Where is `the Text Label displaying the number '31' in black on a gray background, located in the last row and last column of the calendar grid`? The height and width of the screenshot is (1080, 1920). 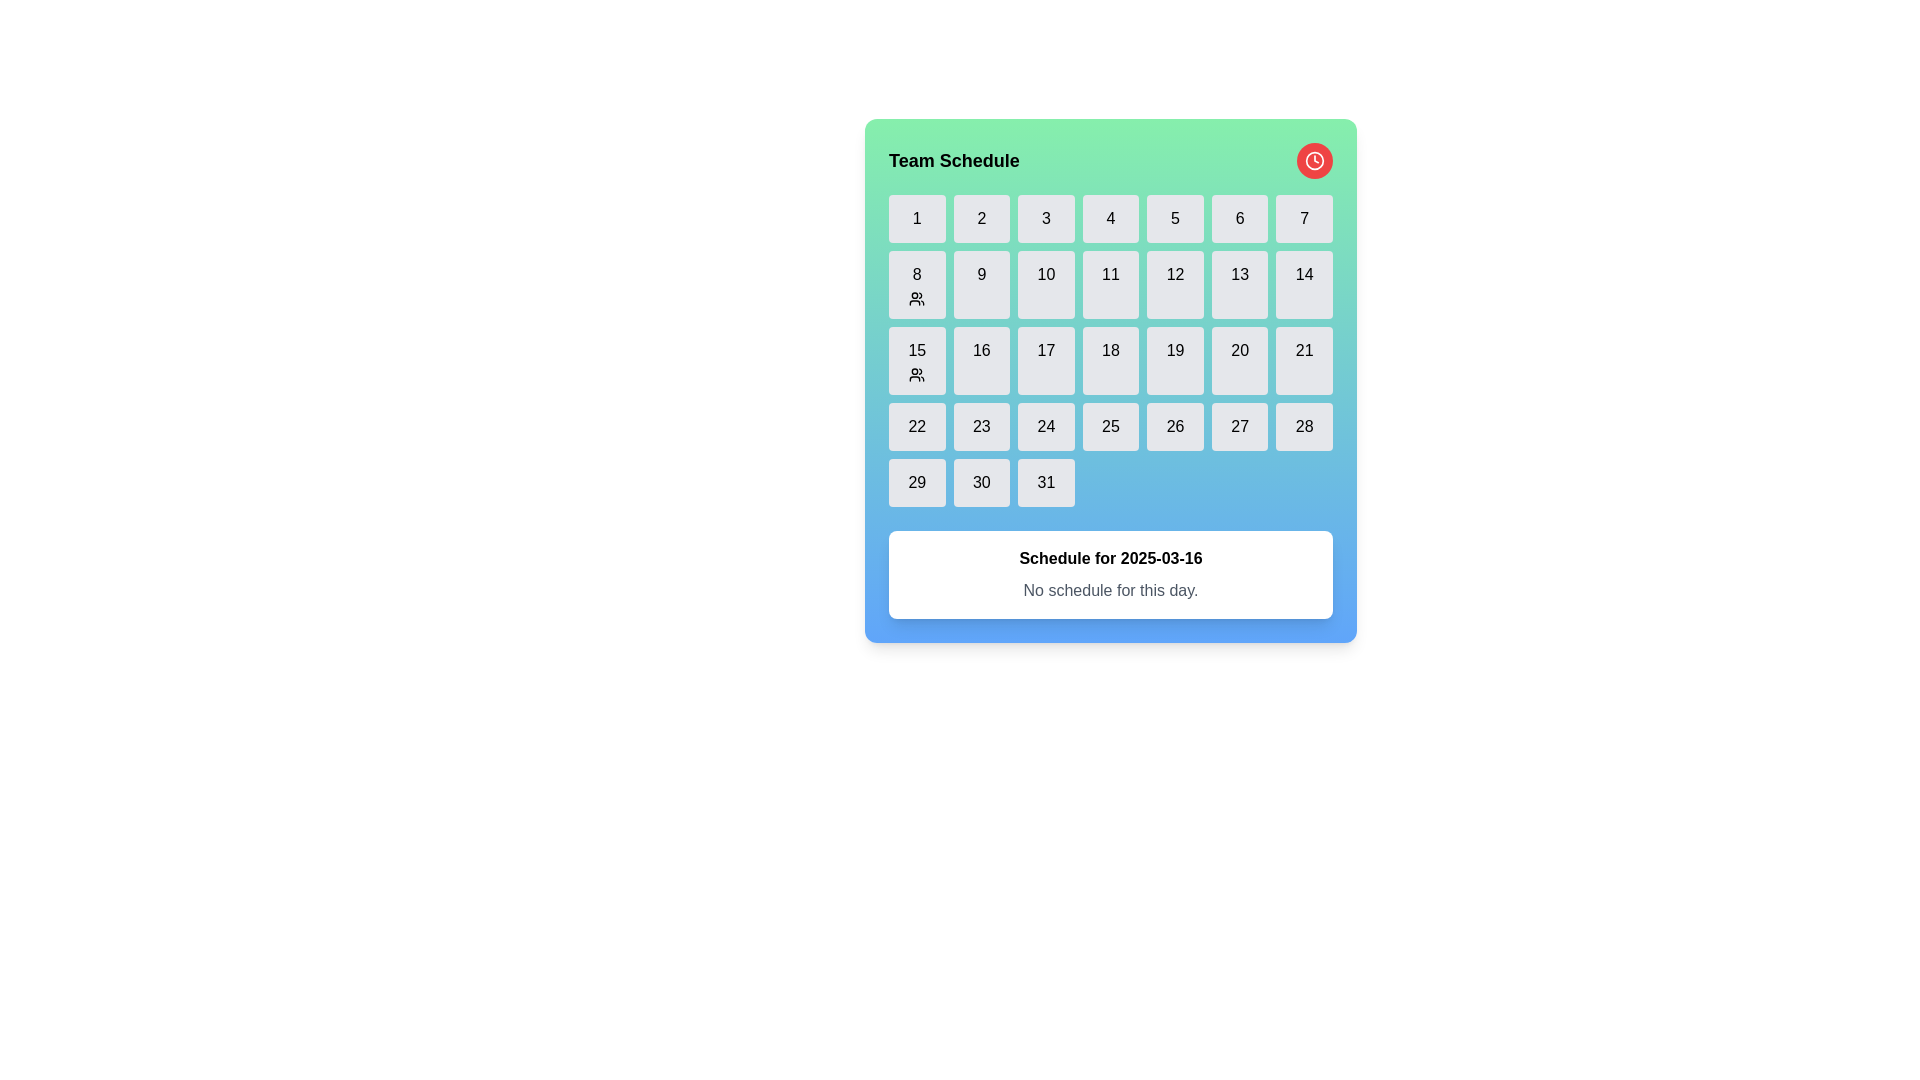
the Text Label displaying the number '31' in black on a gray background, located in the last row and last column of the calendar grid is located at coordinates (1045, 482).